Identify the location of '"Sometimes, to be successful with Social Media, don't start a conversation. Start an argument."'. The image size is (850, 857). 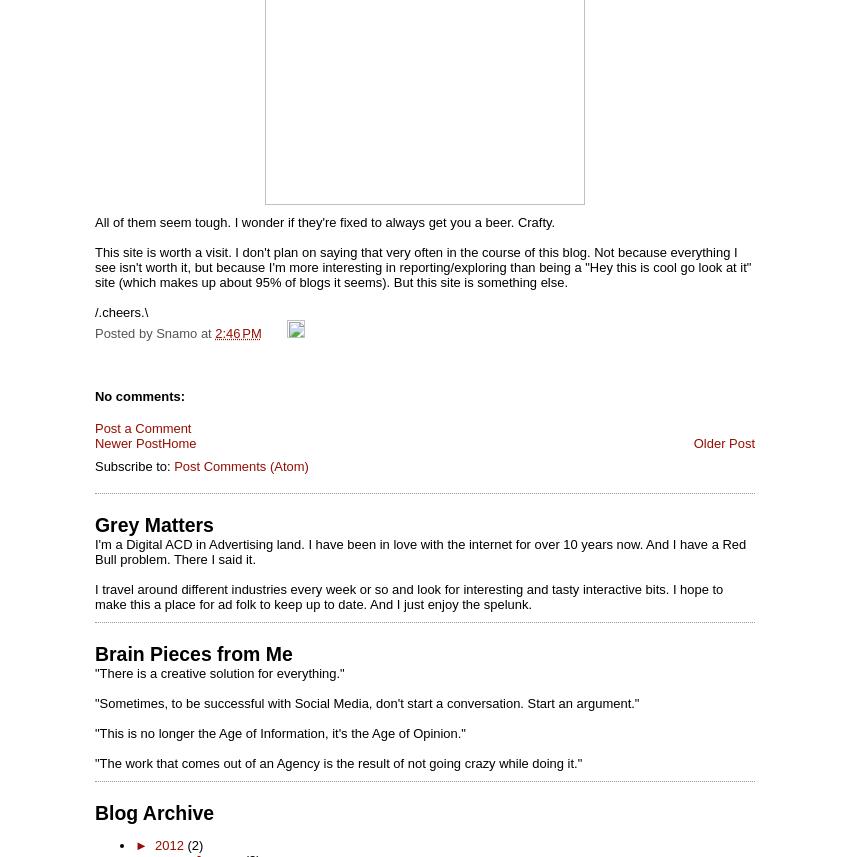
(366, 703).